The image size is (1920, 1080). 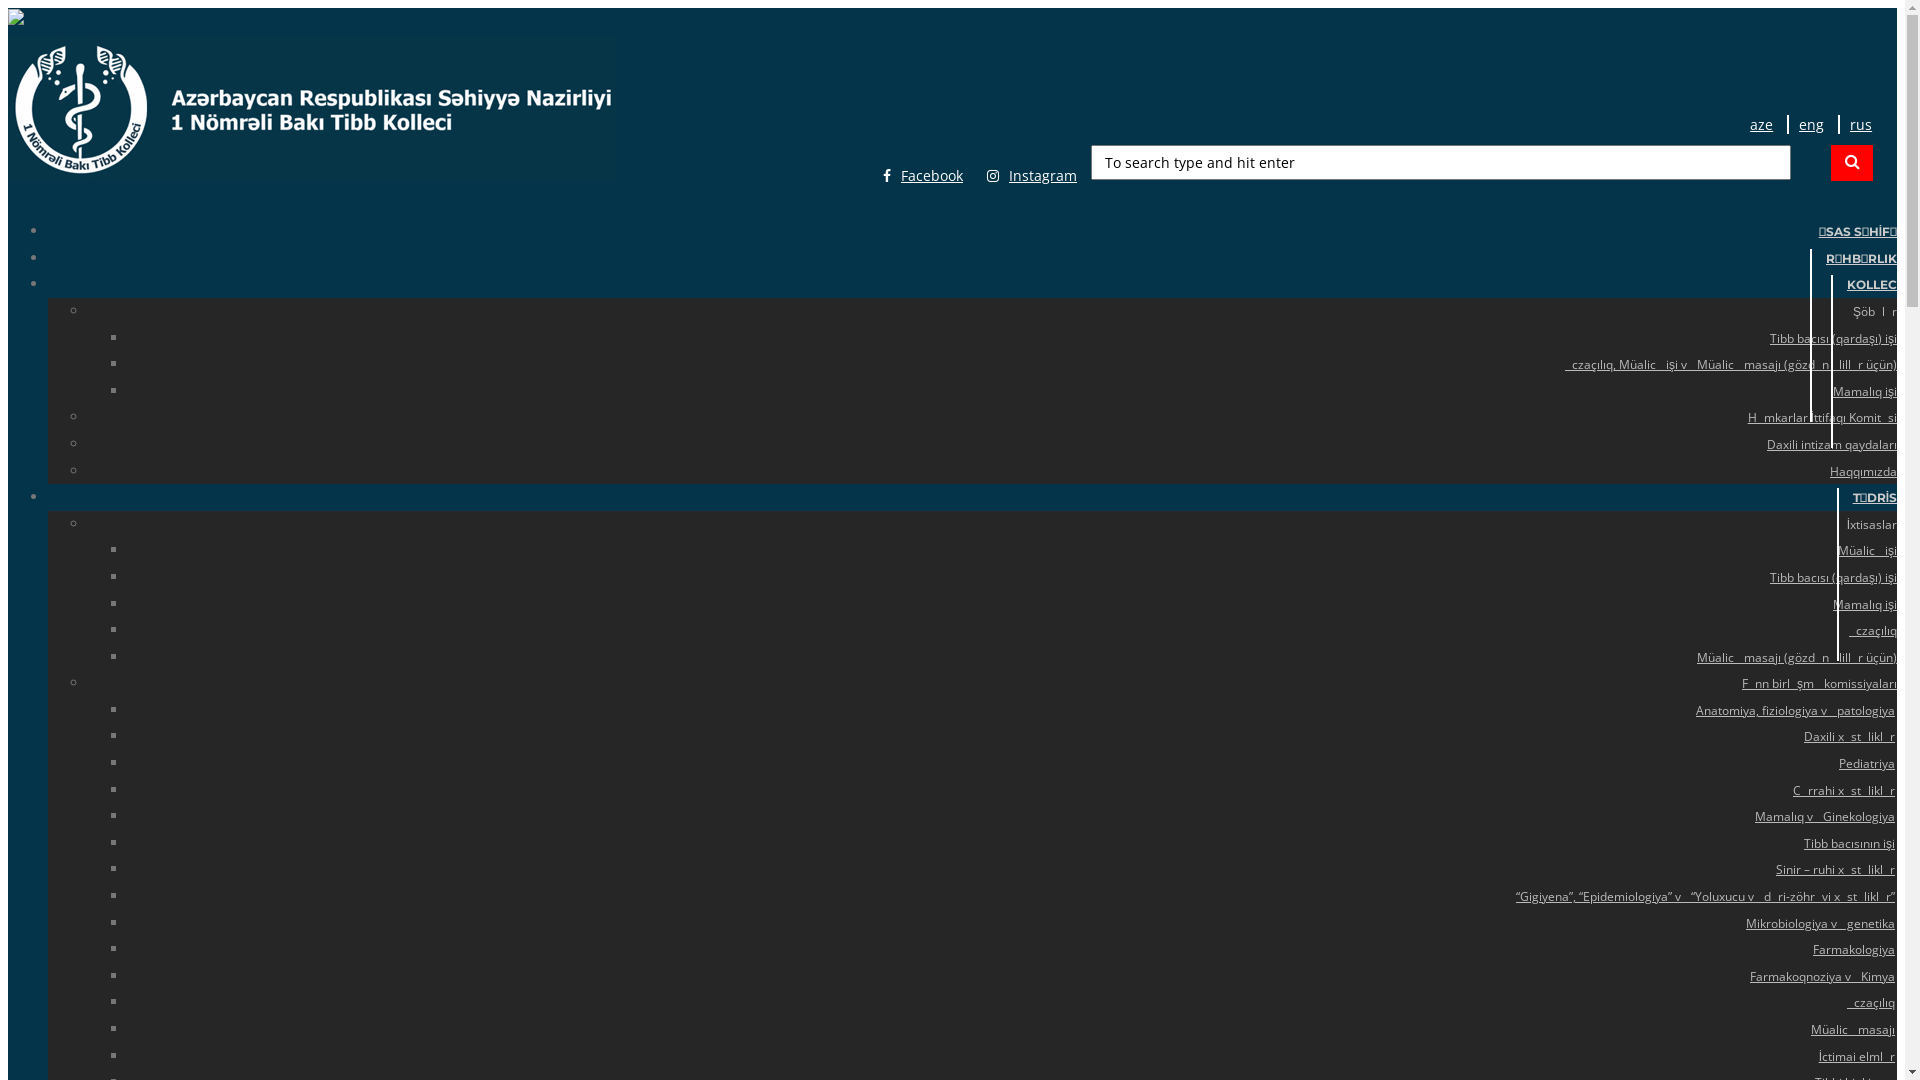 I want to click on 'aze', so click(x=1761, y=124).